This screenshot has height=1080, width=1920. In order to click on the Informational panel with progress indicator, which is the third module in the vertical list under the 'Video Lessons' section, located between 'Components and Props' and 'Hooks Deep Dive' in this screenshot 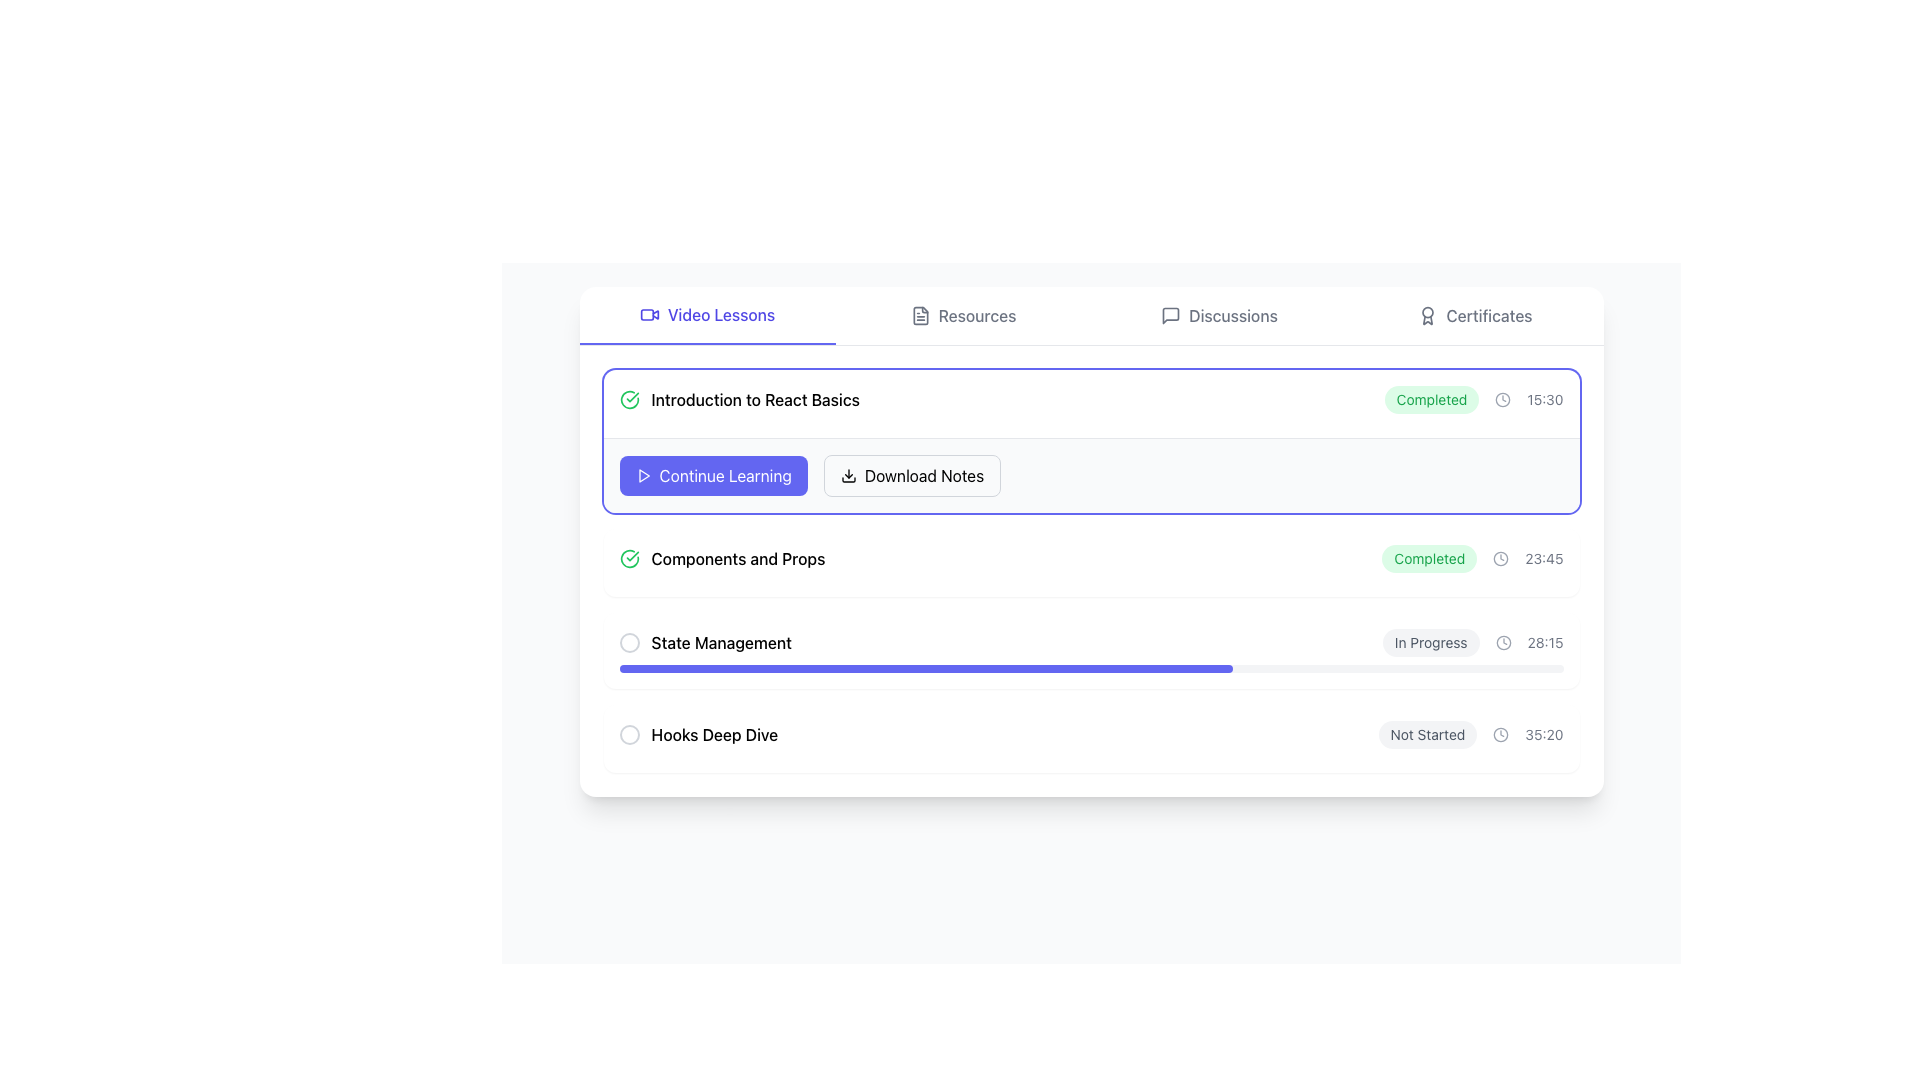, I will do `click(1090, 651)`.